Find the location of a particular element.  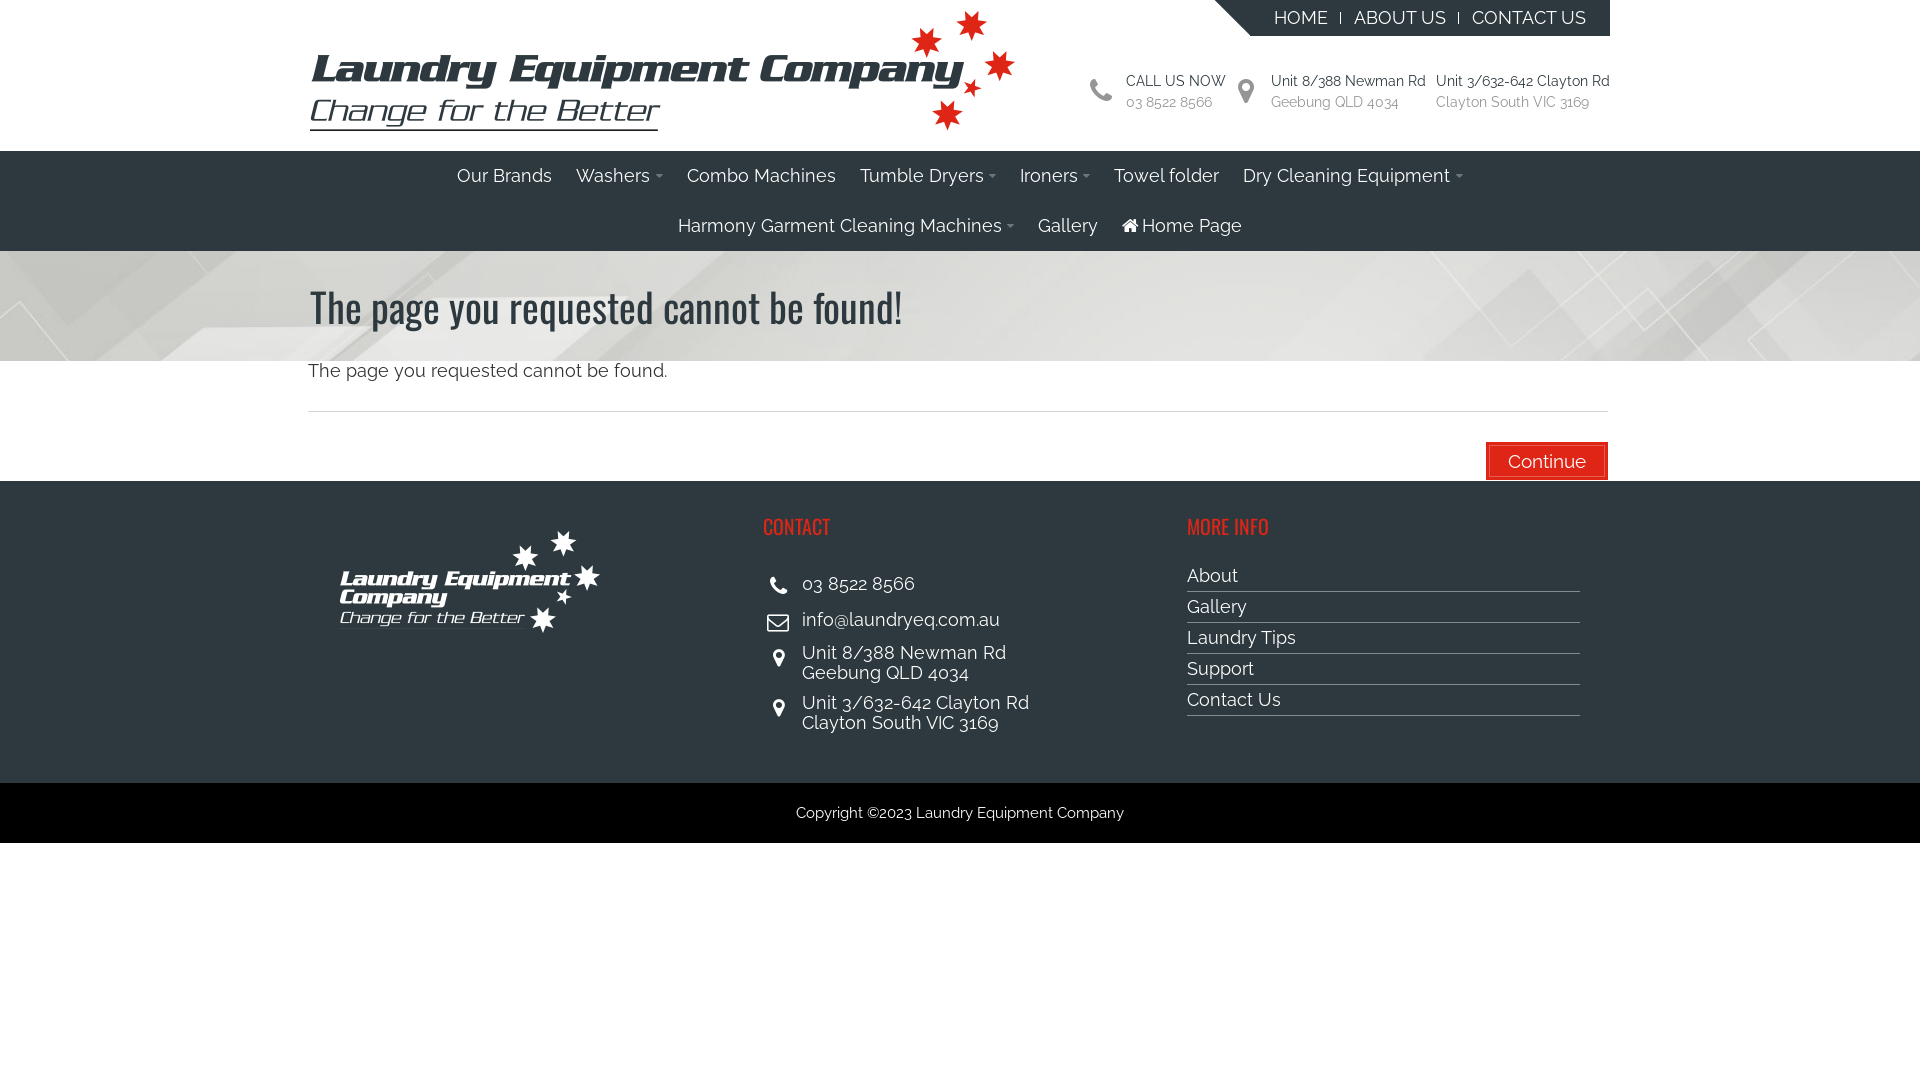

'Continue' is located at coordinates (1545, 461).